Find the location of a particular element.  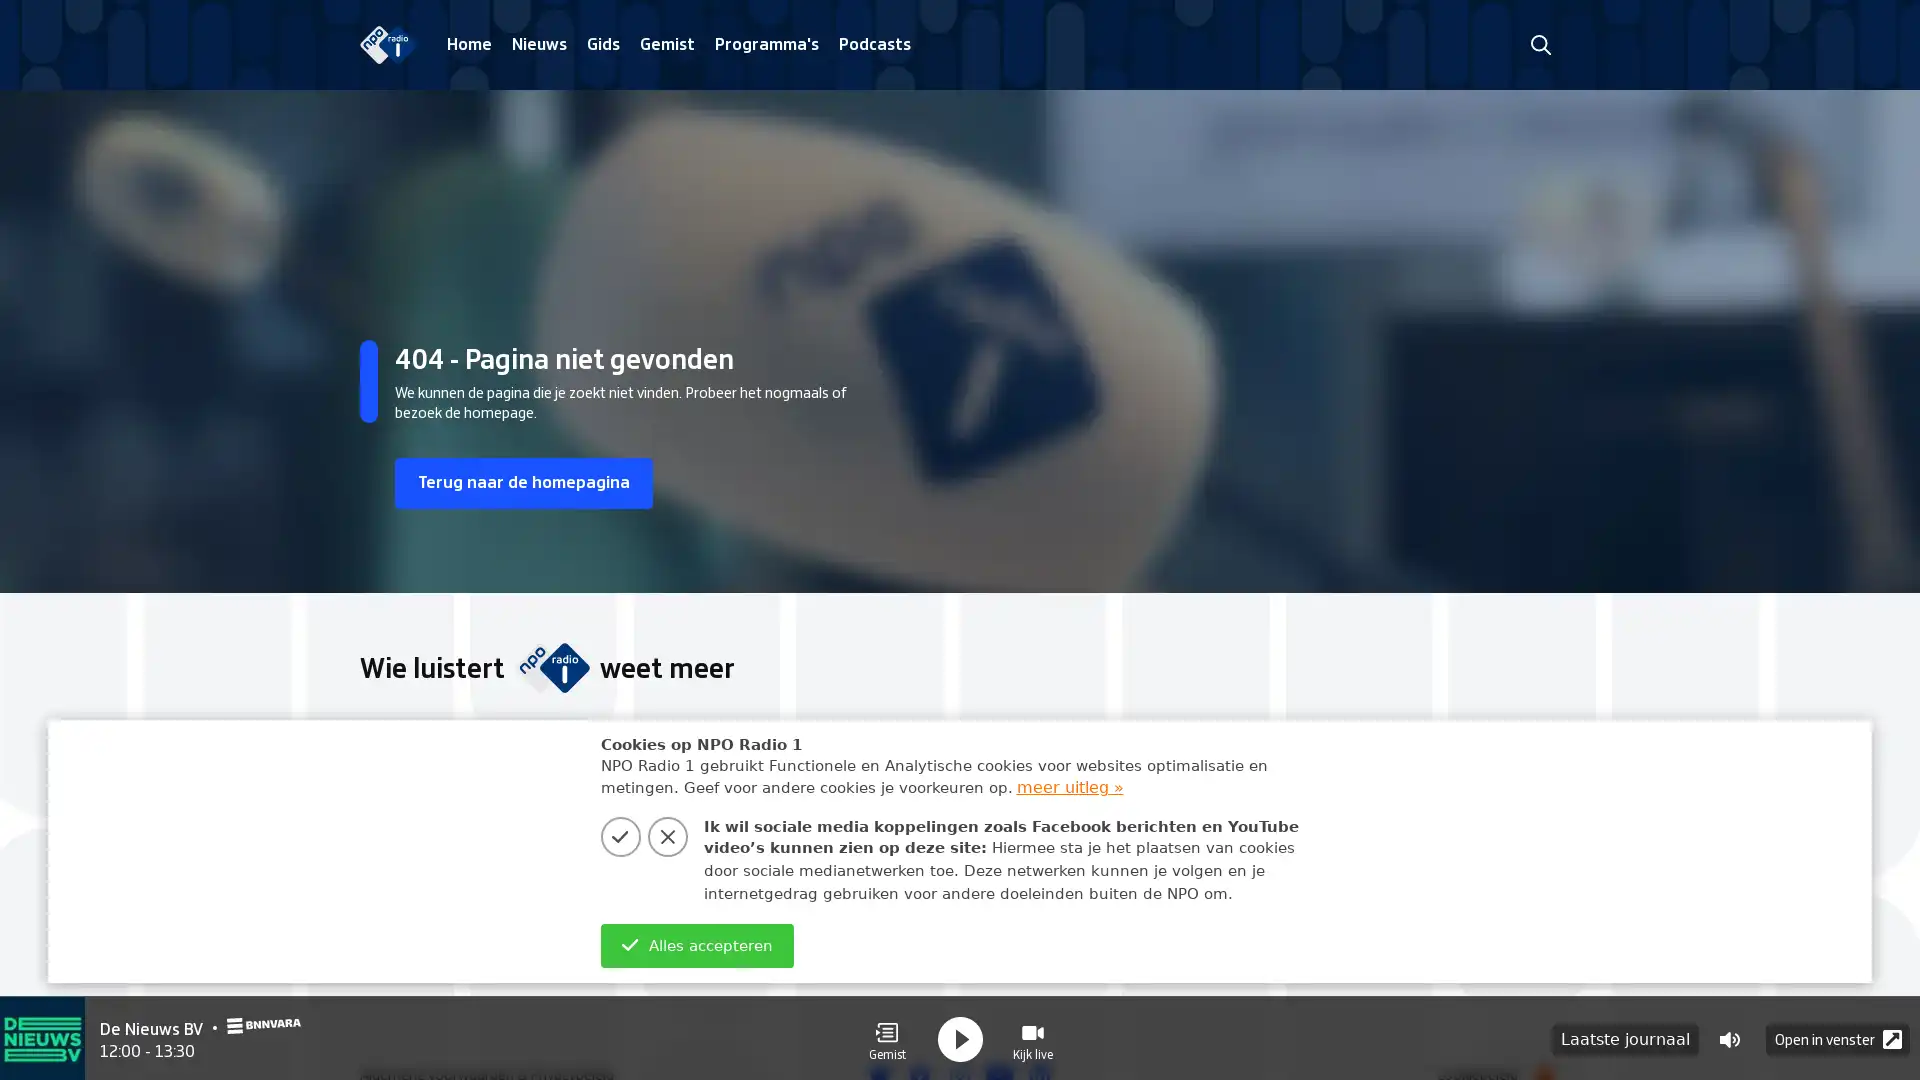

Laatste journaal is located at coordinates (1625, 1036).